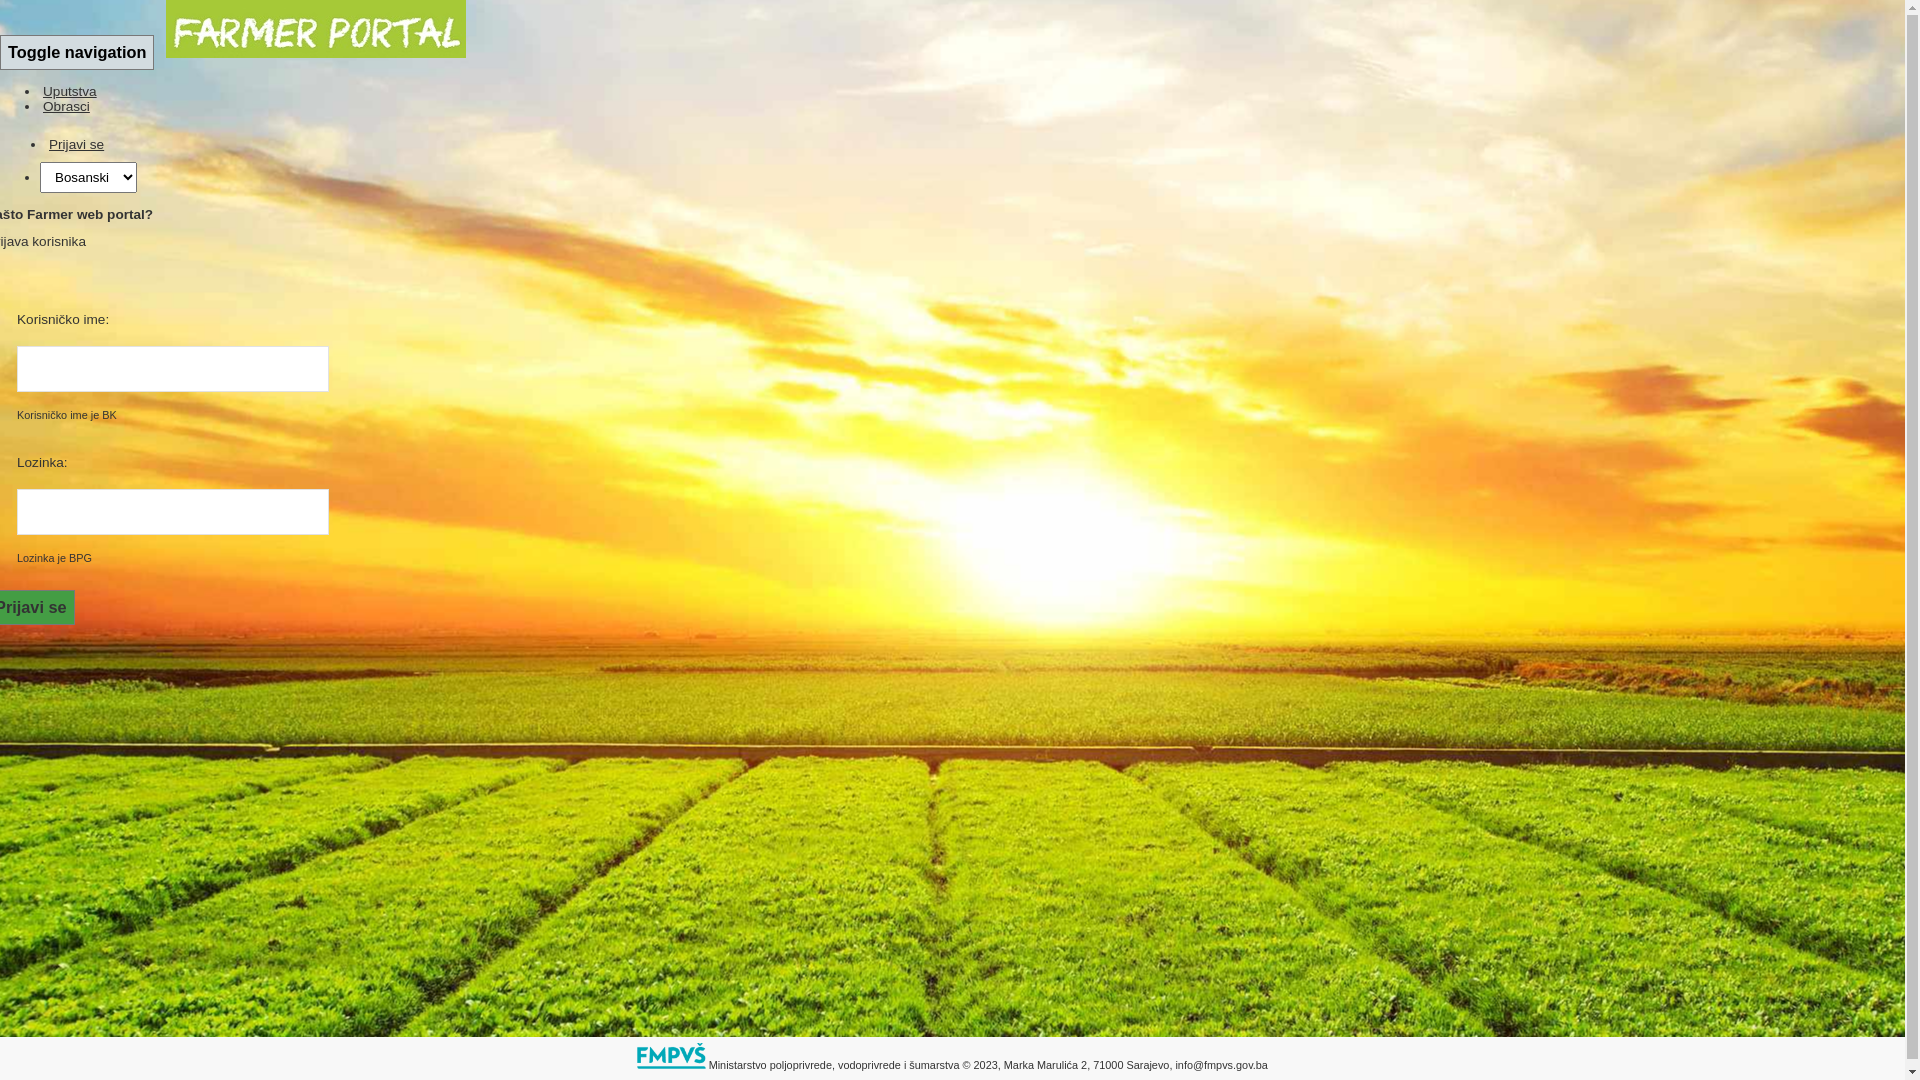  Describe the element at coordinates (70, 91) in the screenshot. I see `'Uputstva'` at that location.